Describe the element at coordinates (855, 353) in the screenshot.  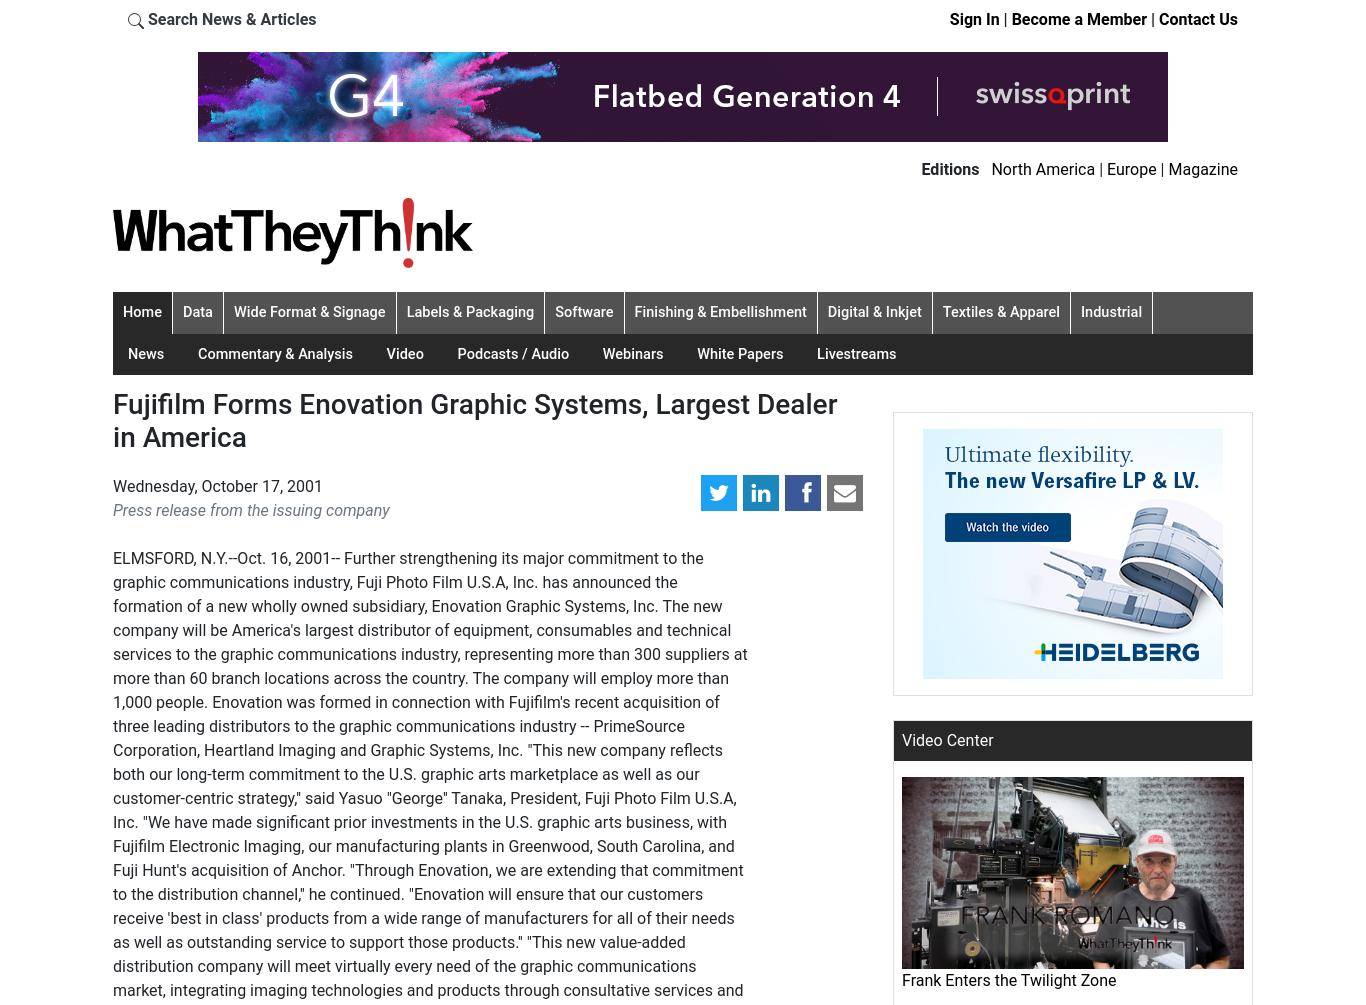
I see `'Livestreams'` at that location.